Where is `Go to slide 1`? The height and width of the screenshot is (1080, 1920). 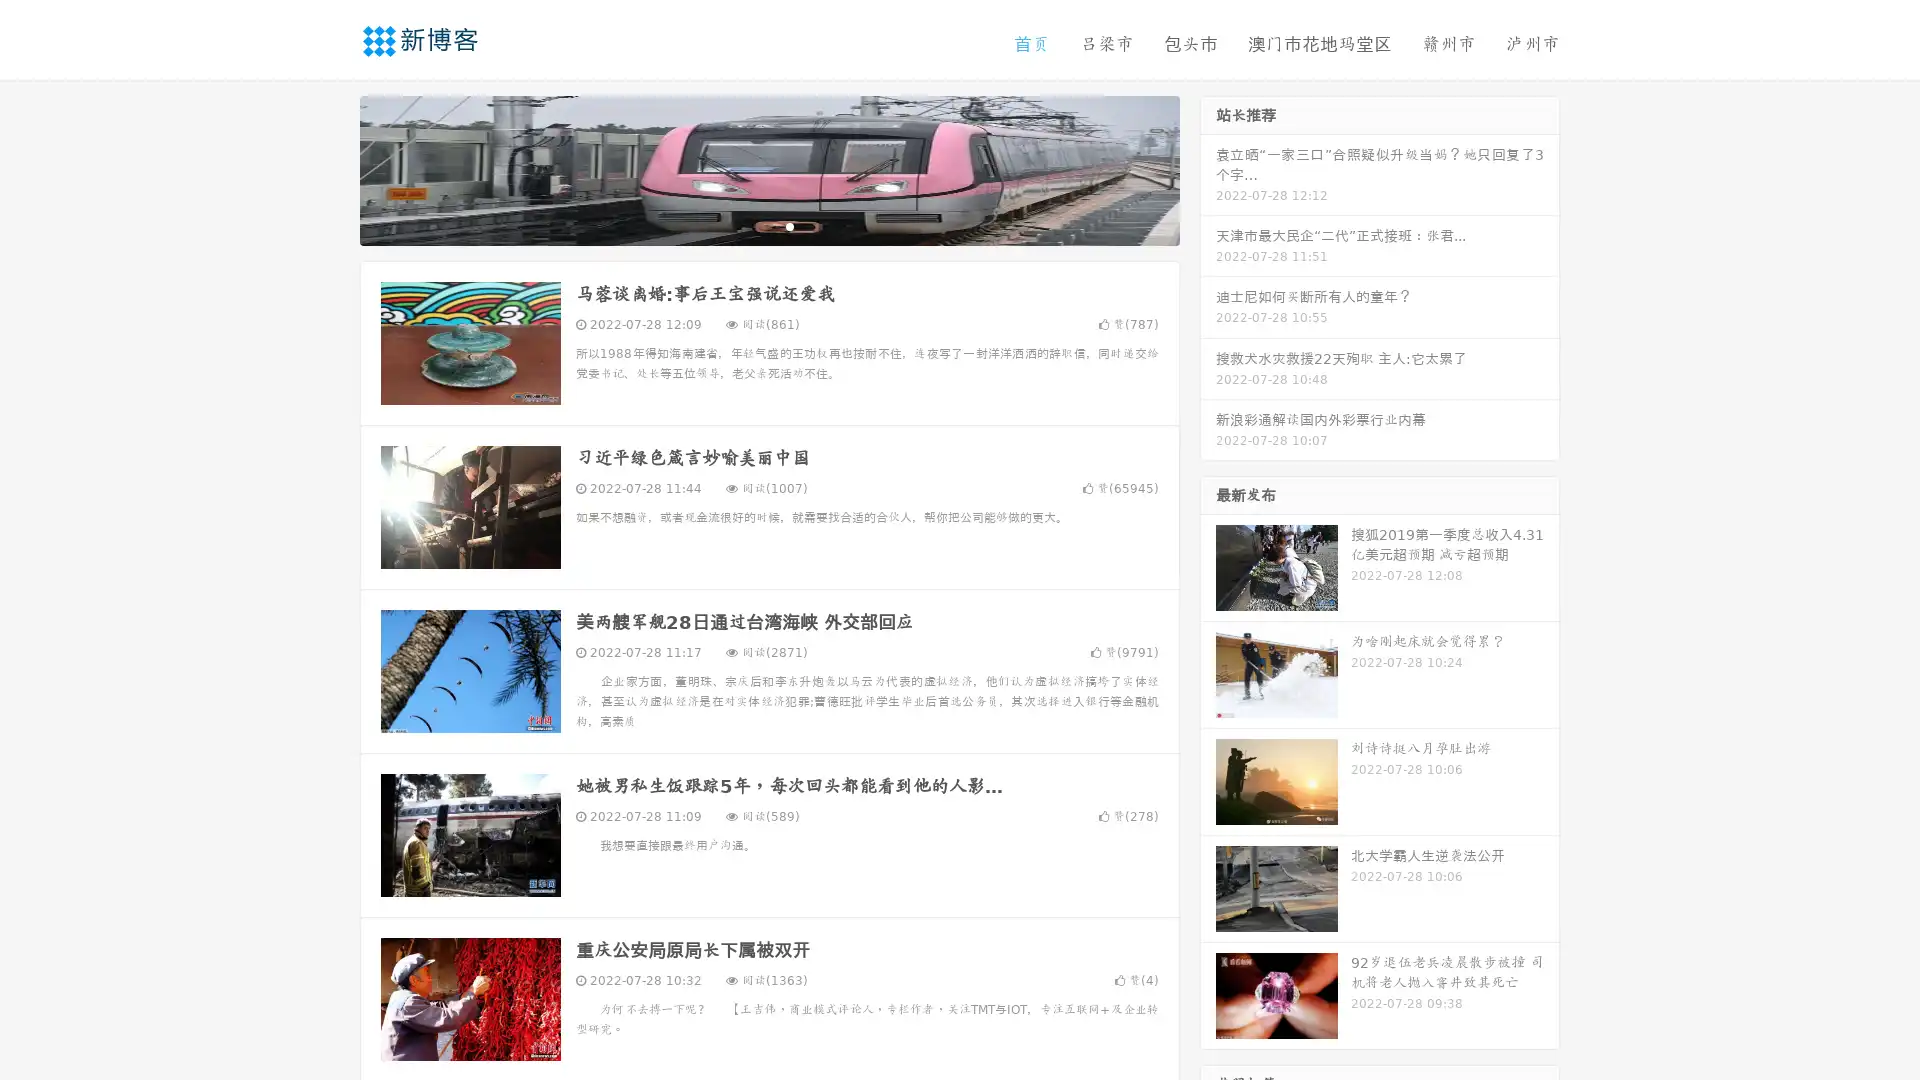 Go to slide 1 is located at coordinates (748, 225).